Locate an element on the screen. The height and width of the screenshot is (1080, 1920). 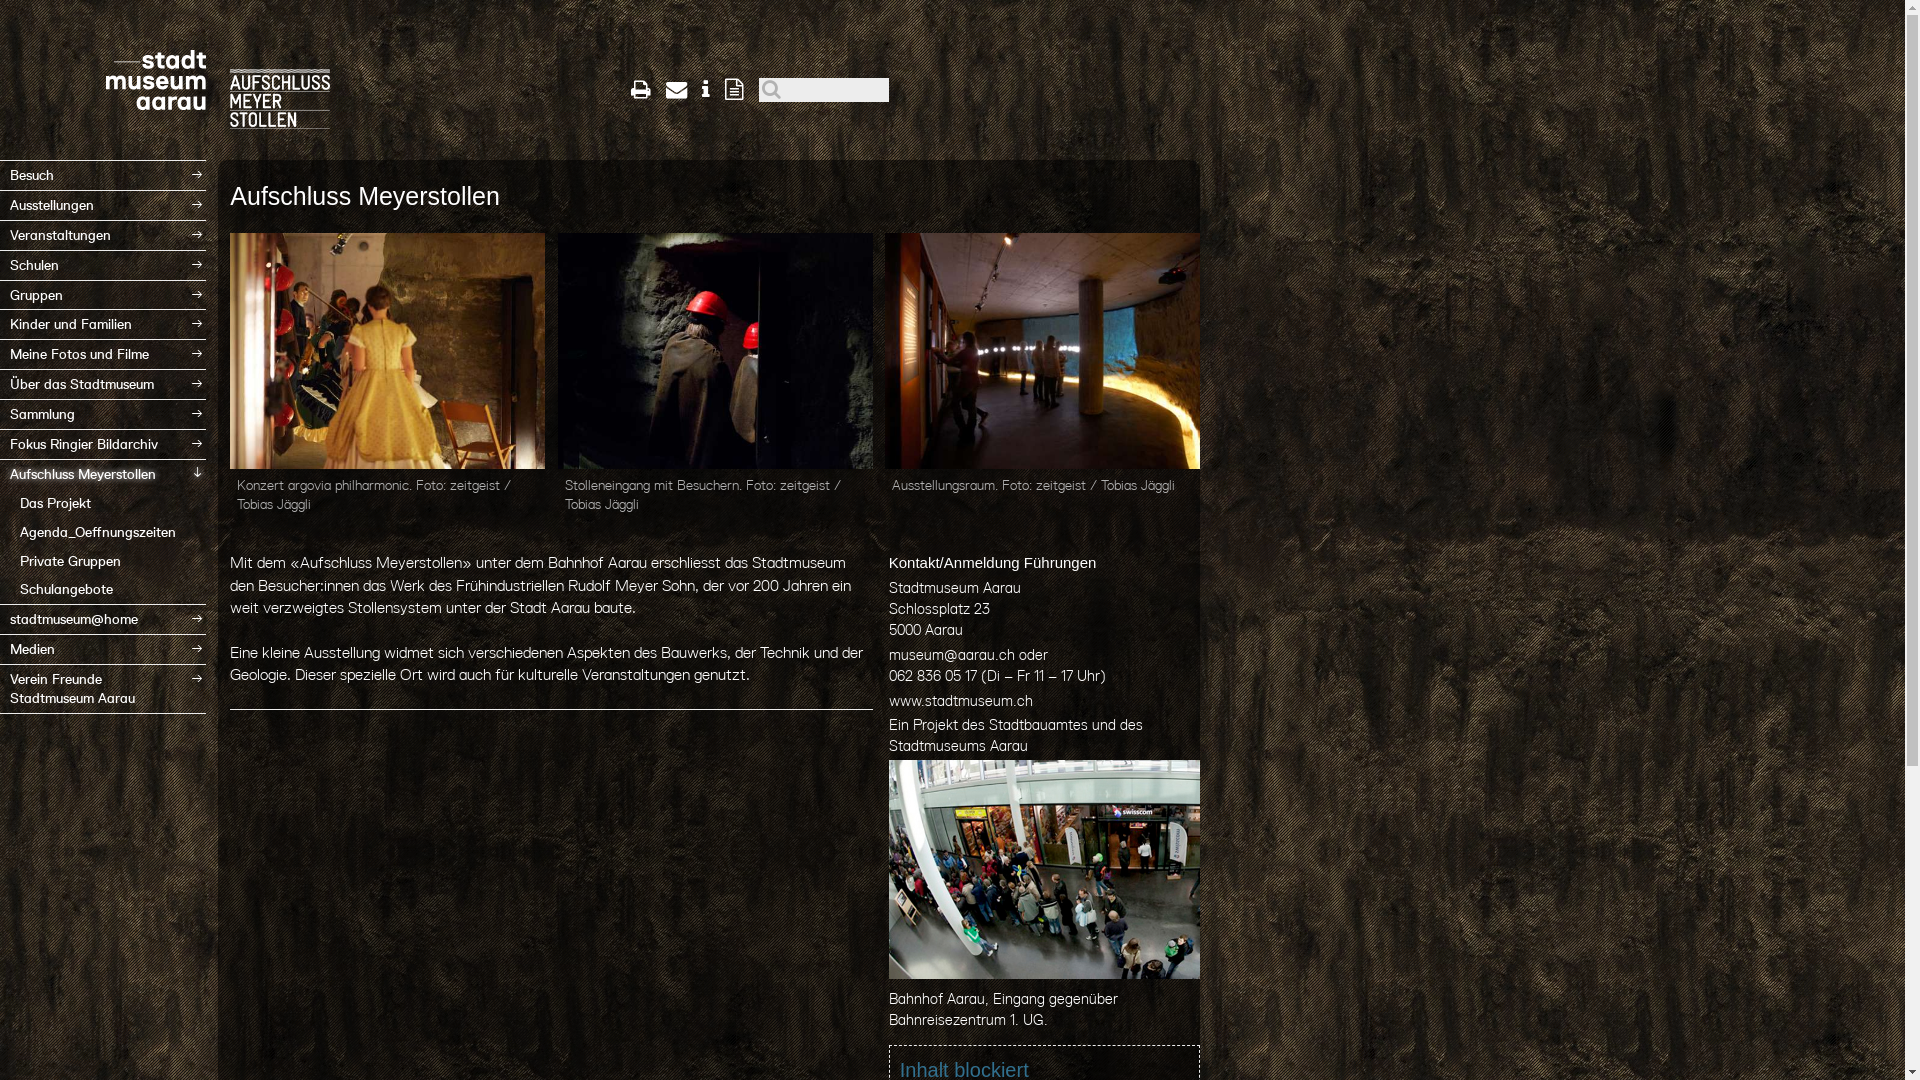
'Agenda_Oeffnungszeiten' is located at coordinates (101, 531).